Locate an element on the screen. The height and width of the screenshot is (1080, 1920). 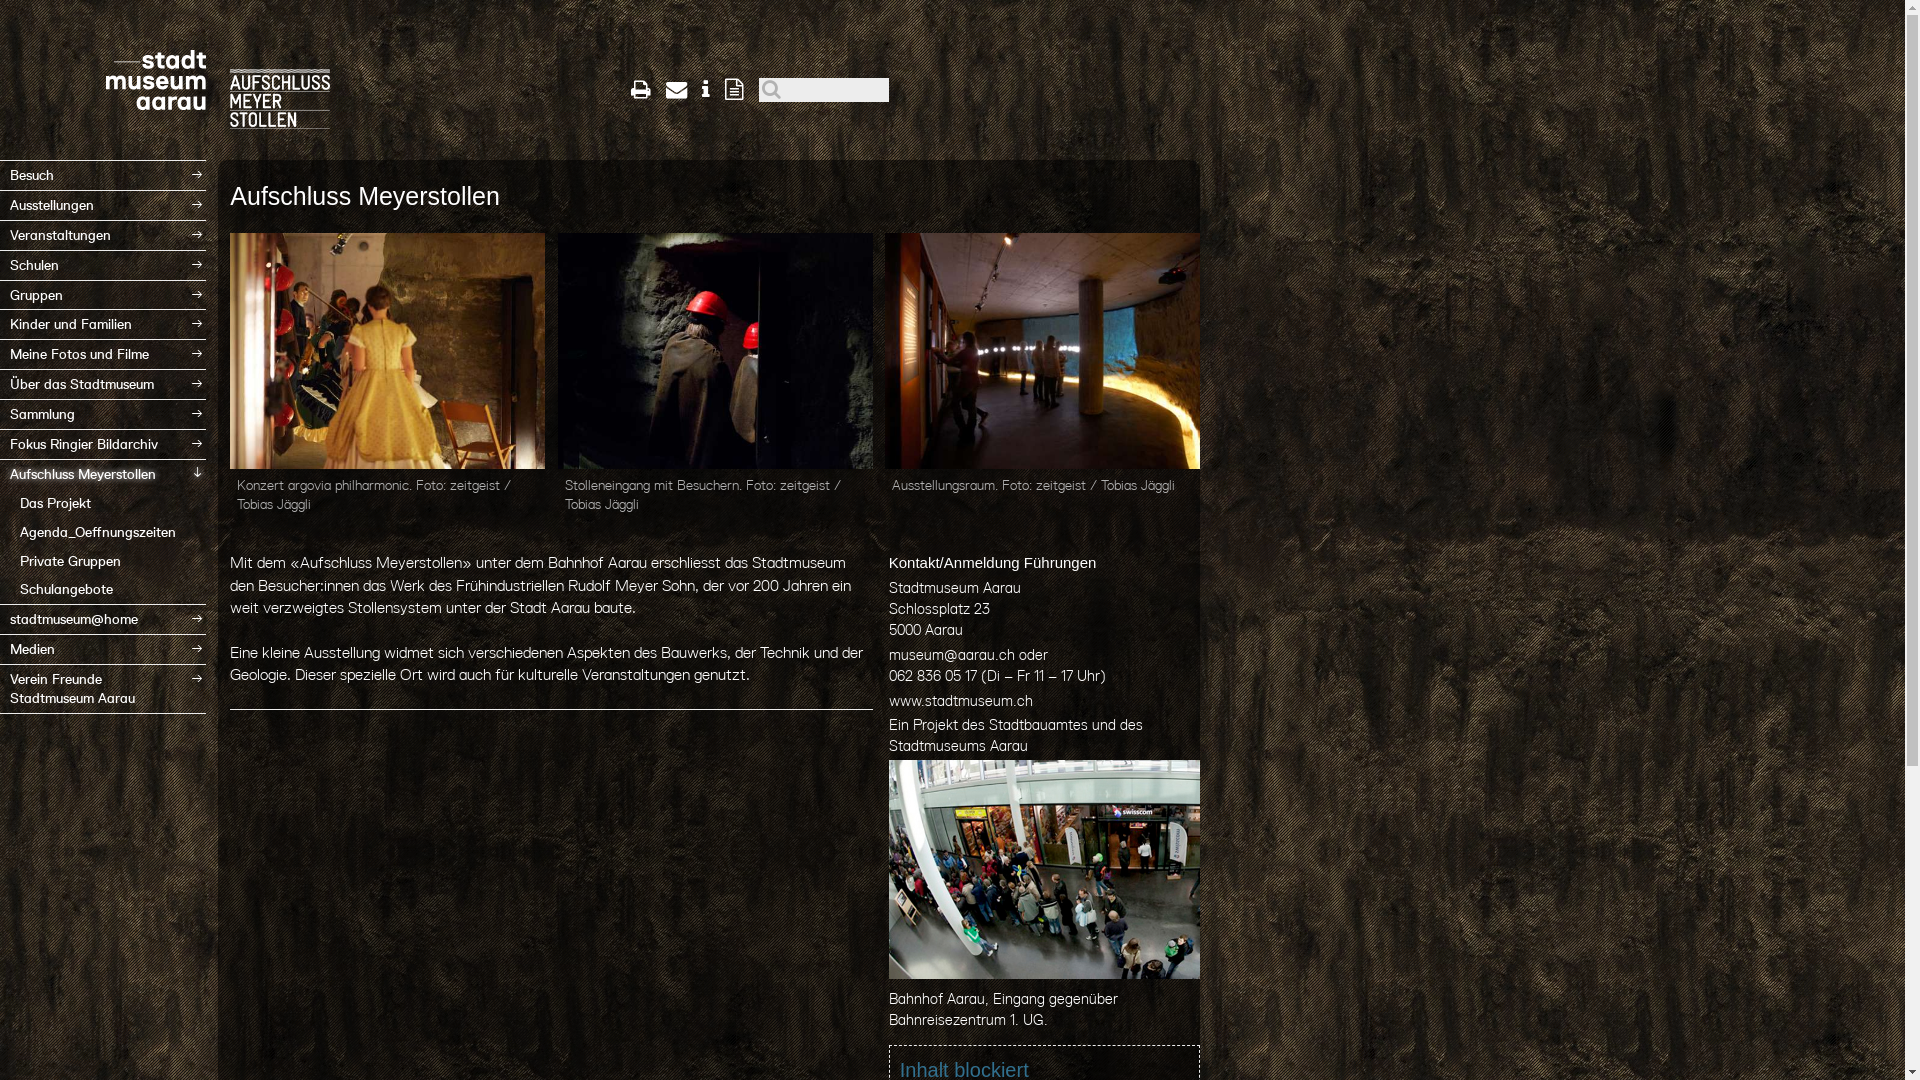
'Agenda_Oeffnungszeiten' is located at coordinates (101, 531).